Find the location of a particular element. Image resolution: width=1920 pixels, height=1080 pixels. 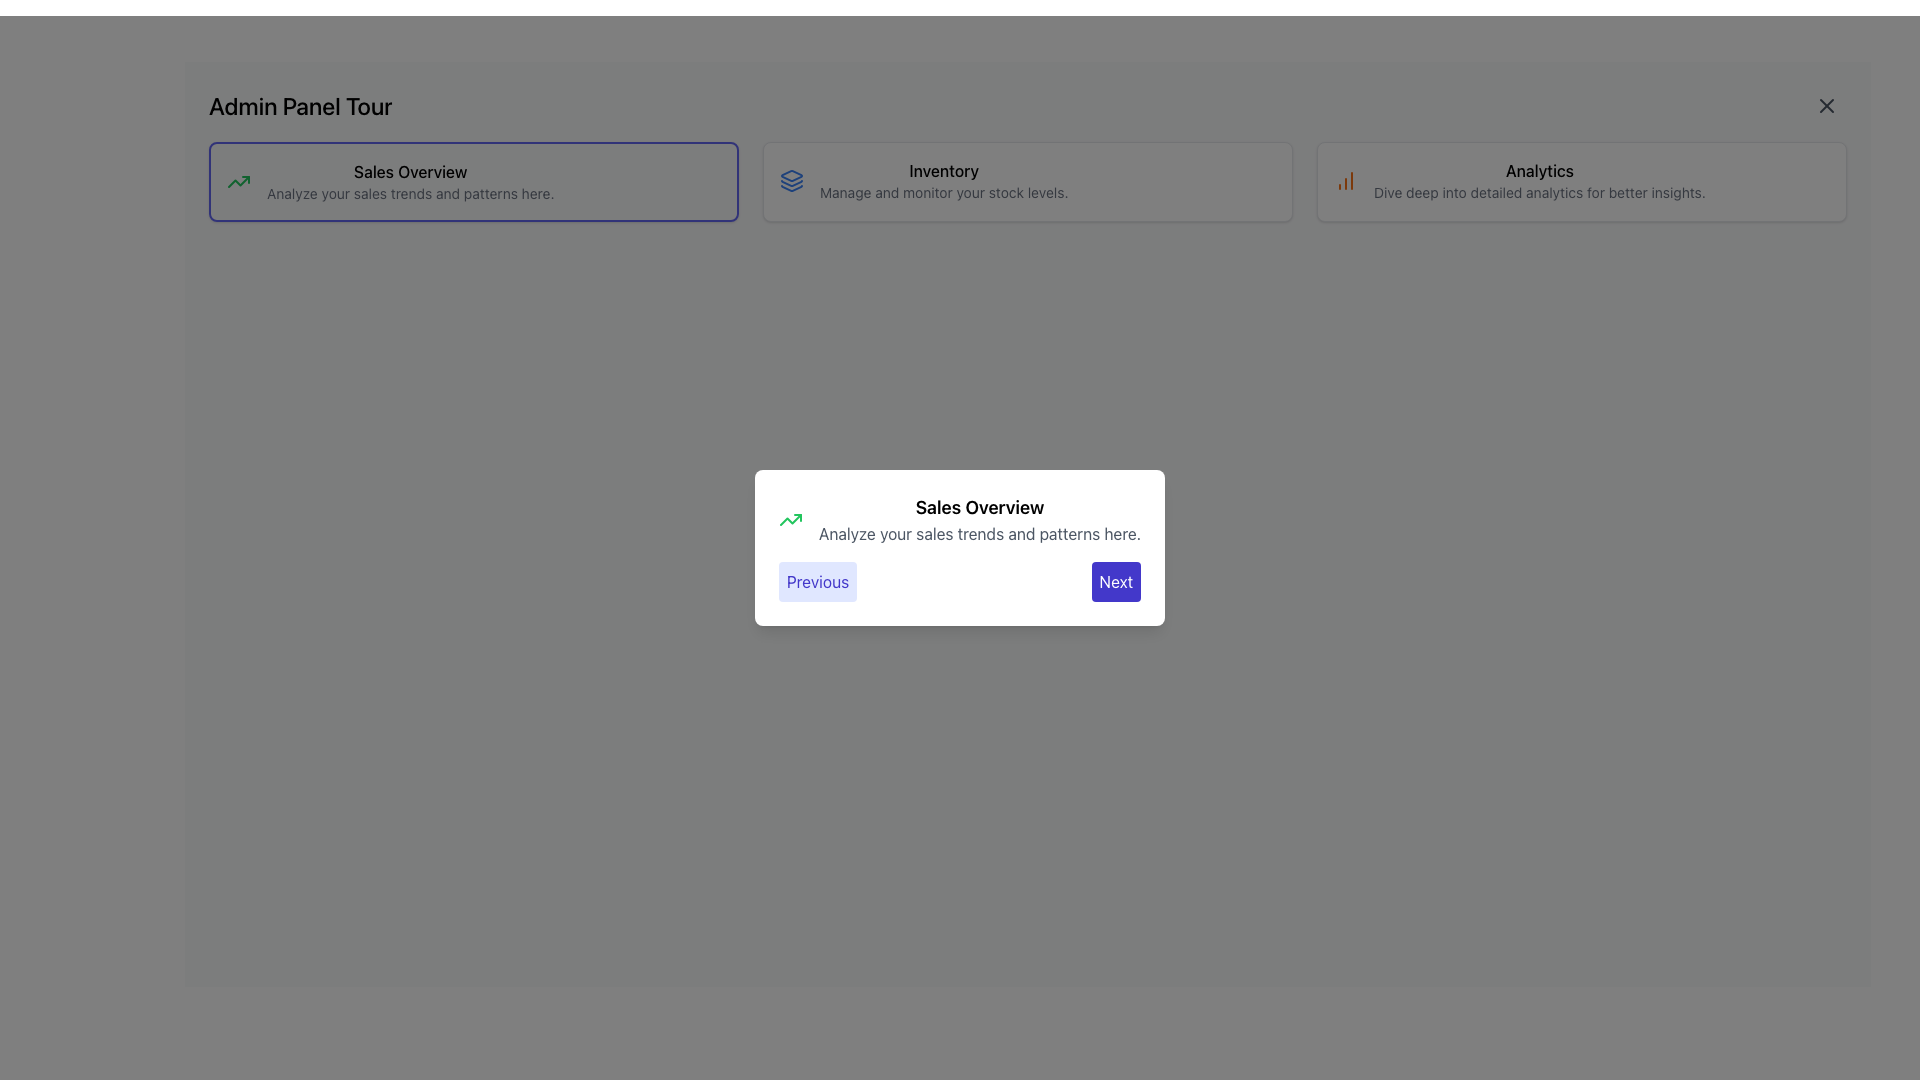

the Informational Card with a green upward trending arrow icon, titled 'Sales Overview', located in the top left segment of the grid layout is located at coordinates (473, 181).